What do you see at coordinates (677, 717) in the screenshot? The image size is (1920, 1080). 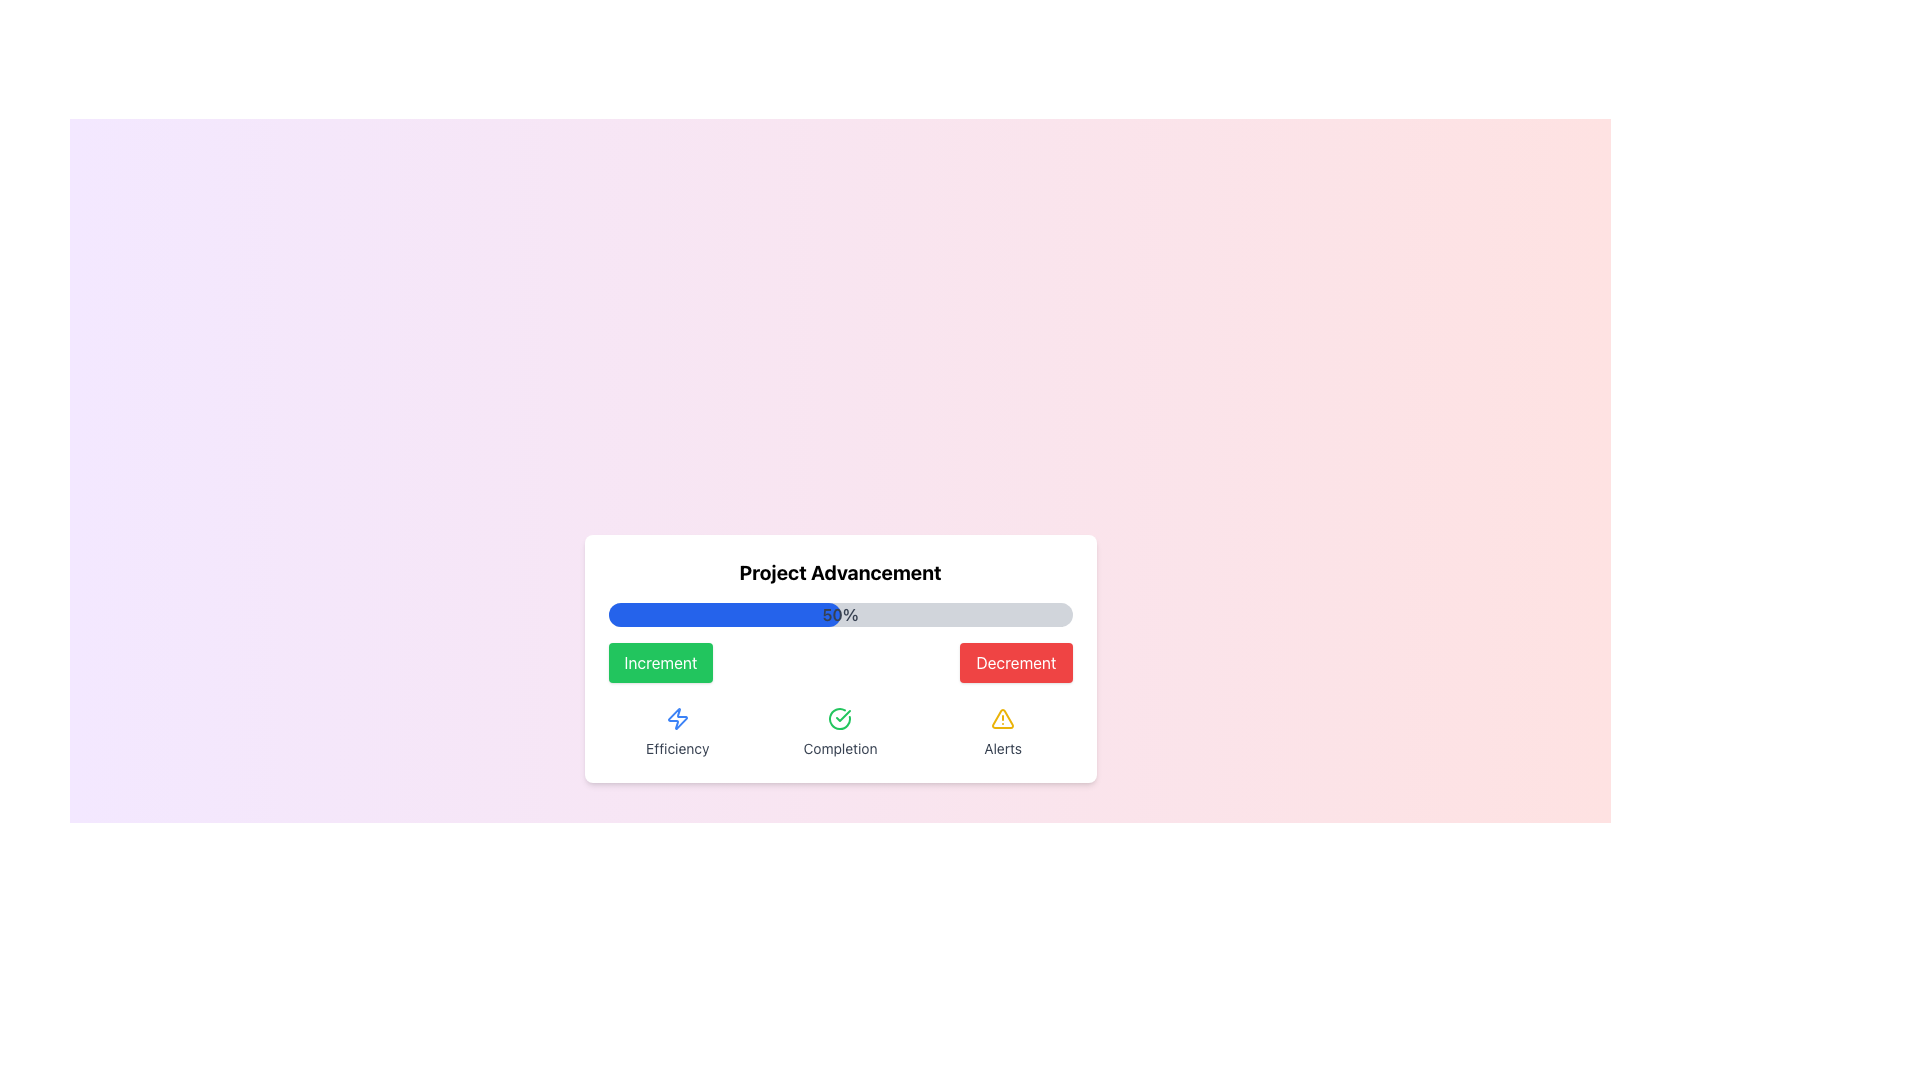 I see `the blue lightning icon, which represents 'Efficiency', located in the bottom row of features in the lower section of the interface` at bounding box center [677, 717].